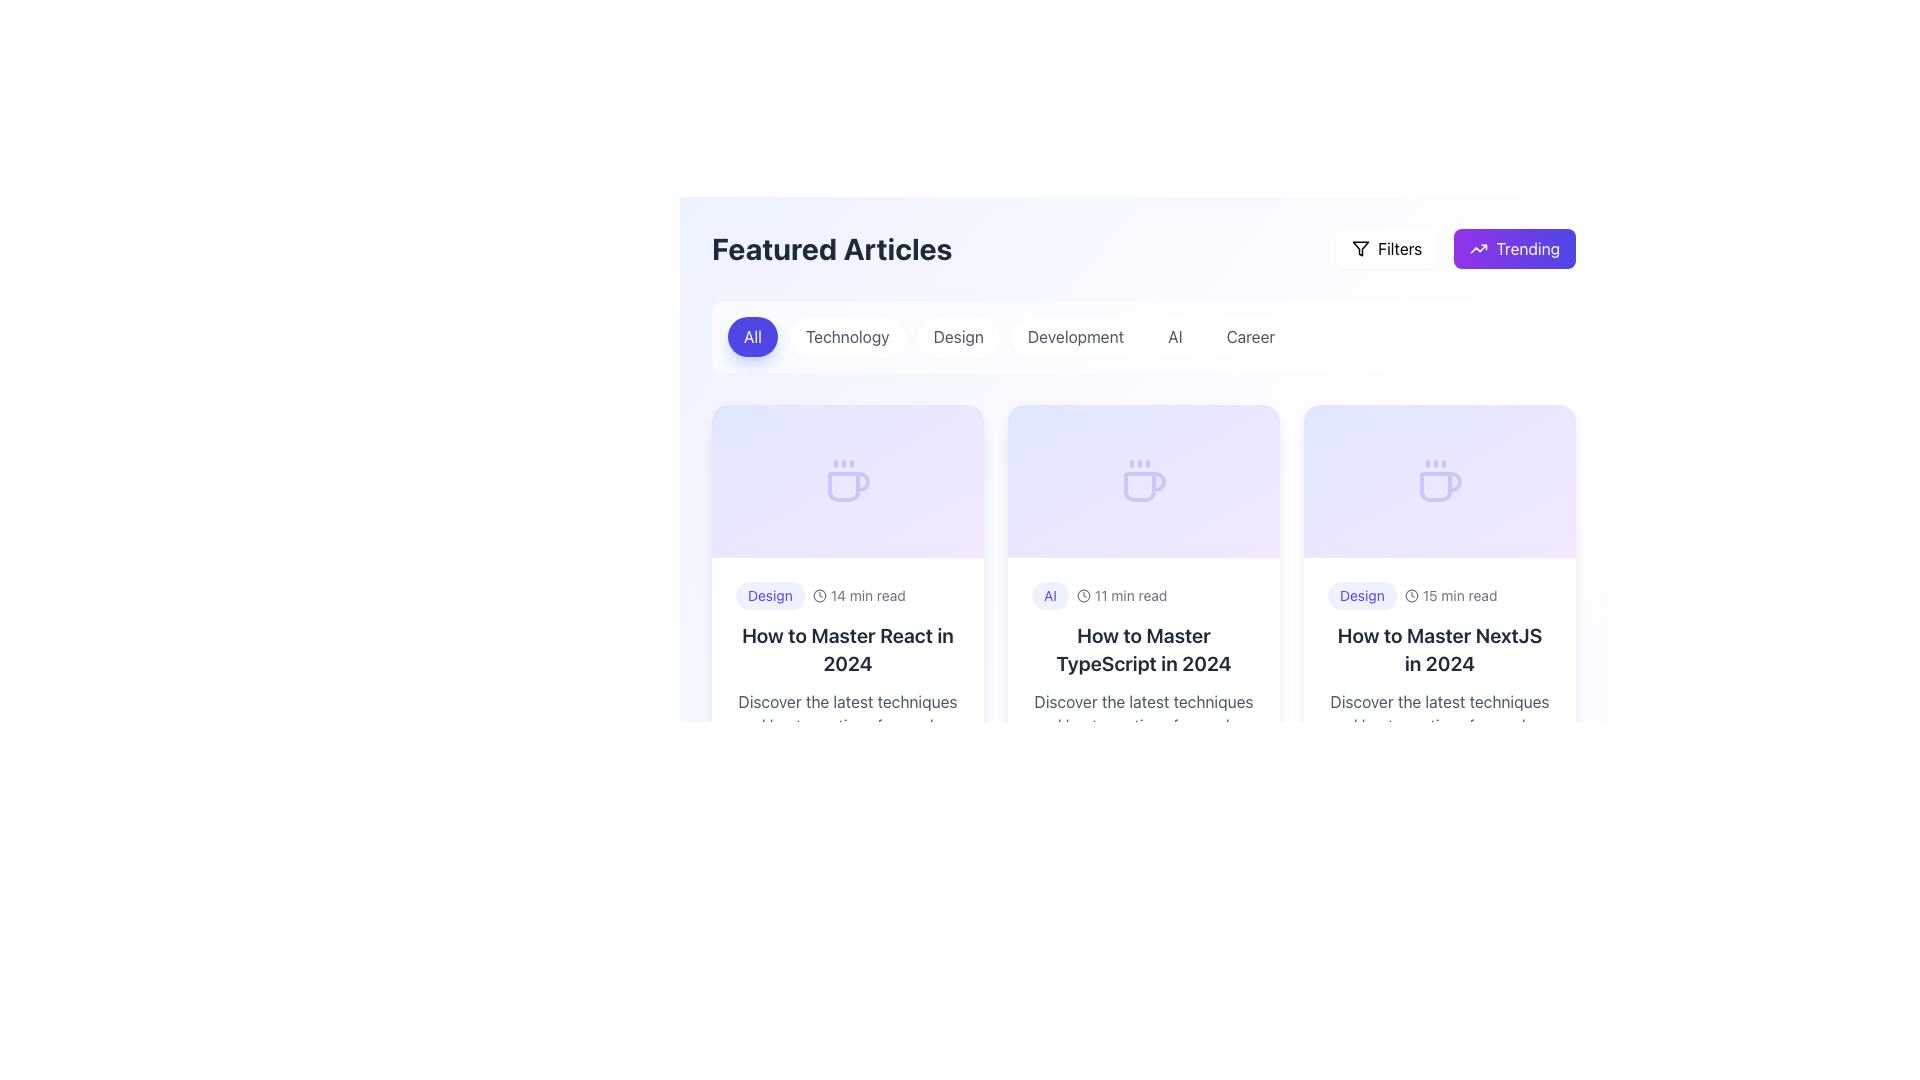 This screenshot has height=1080, width=1920. What do you see at coordinates (849, 486) in the screenshot?
I see `the coffee cup icon, which is part of the 'Featured Articles' section and located in the first card of three articles` at bounding box center [849, 486].